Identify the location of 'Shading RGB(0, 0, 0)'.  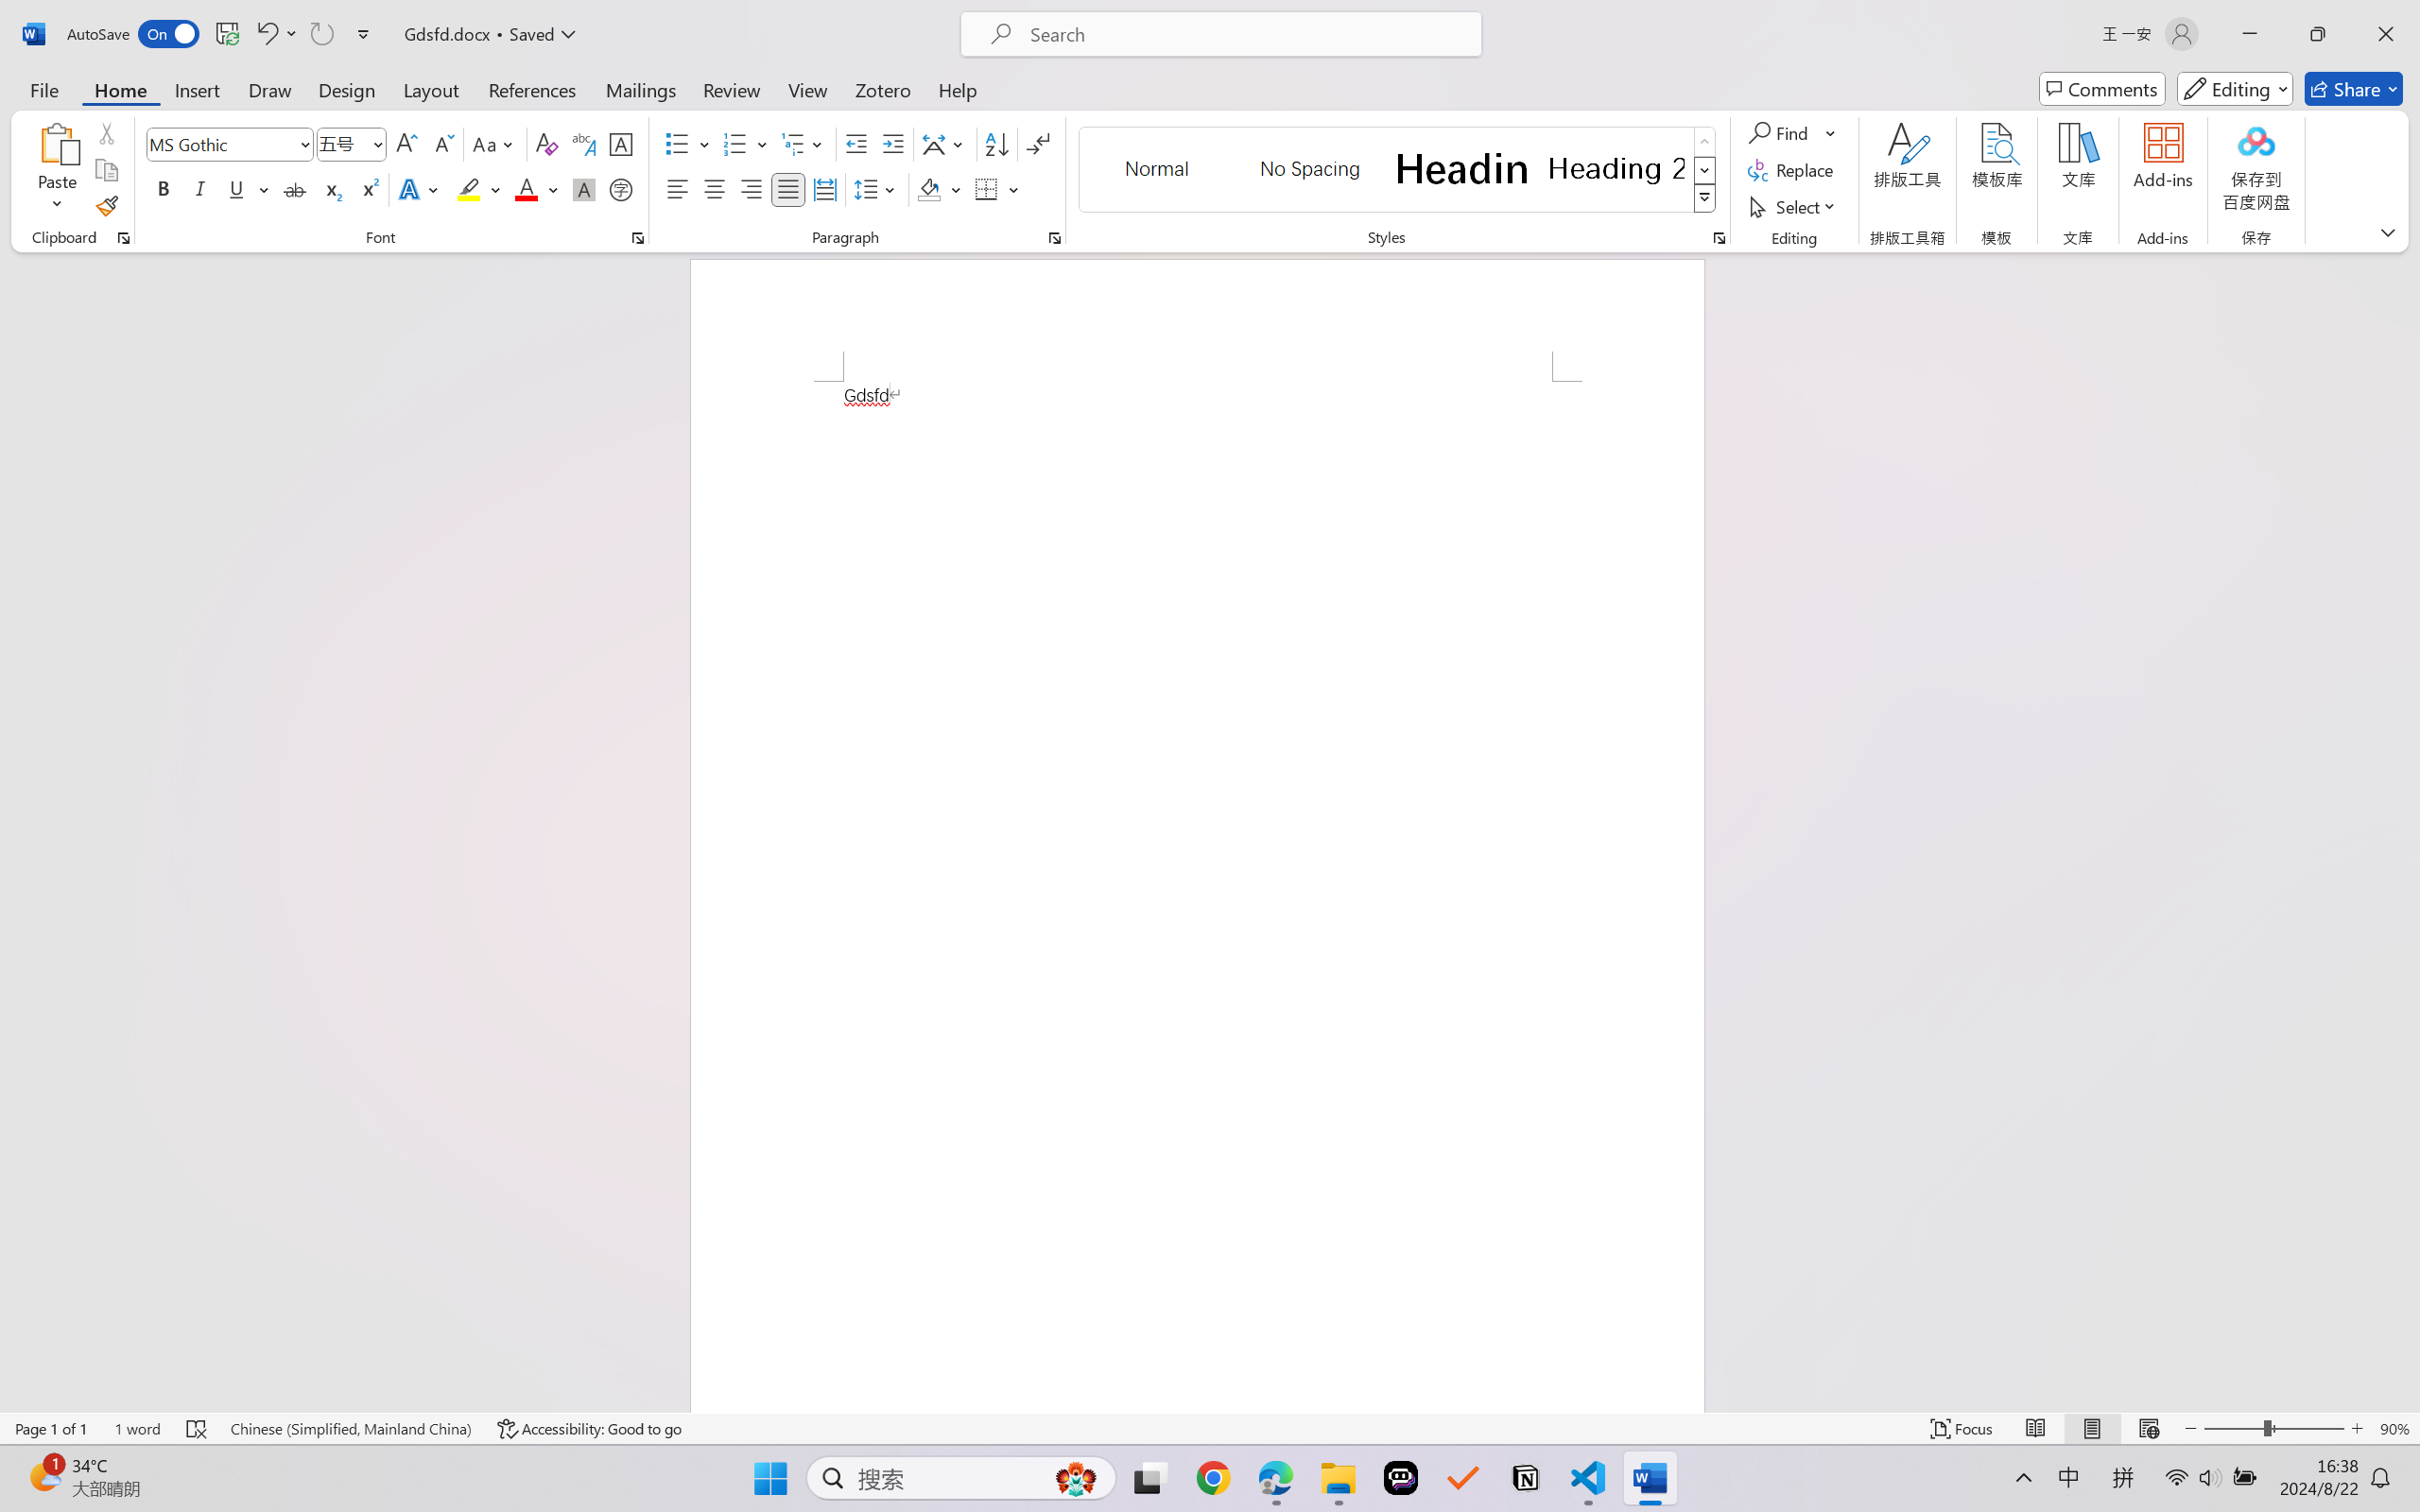
(928, 188).